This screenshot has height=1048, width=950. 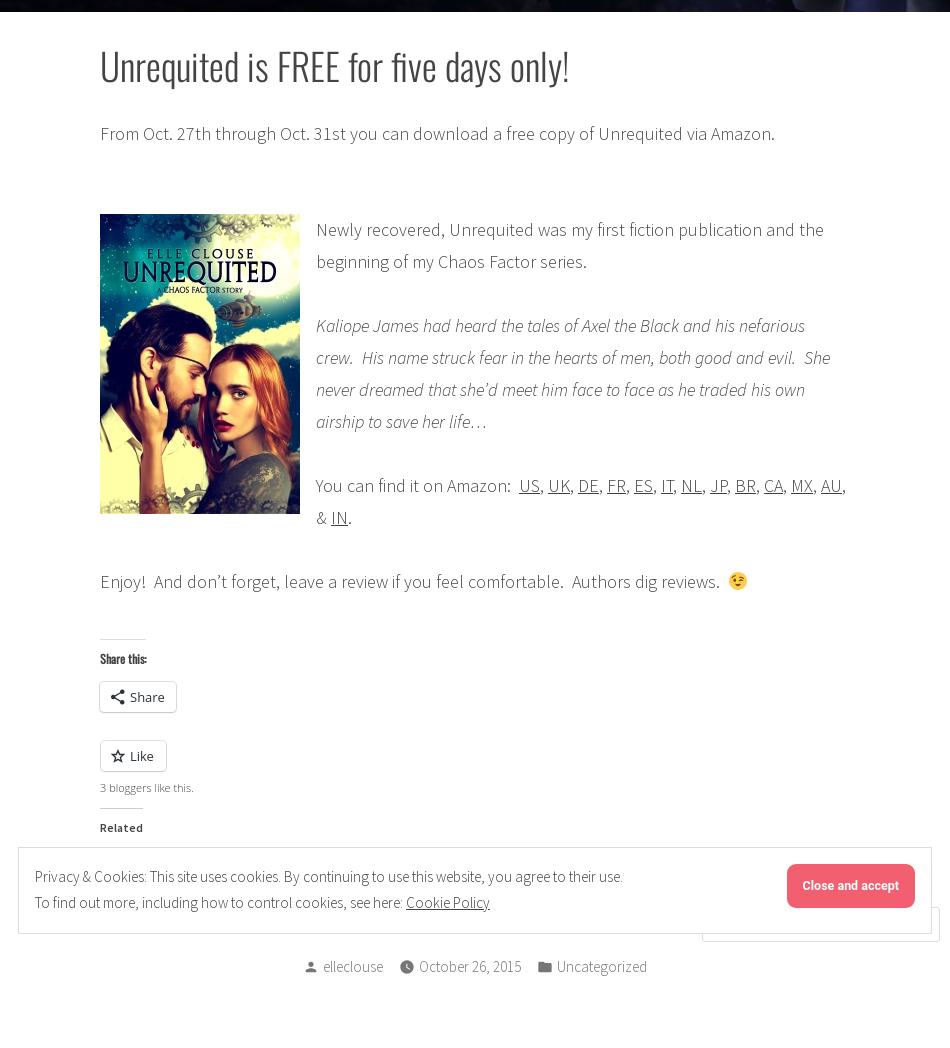 I want to click on 'Unrequited is FREE for five days only!', so click(x=333, y=64).